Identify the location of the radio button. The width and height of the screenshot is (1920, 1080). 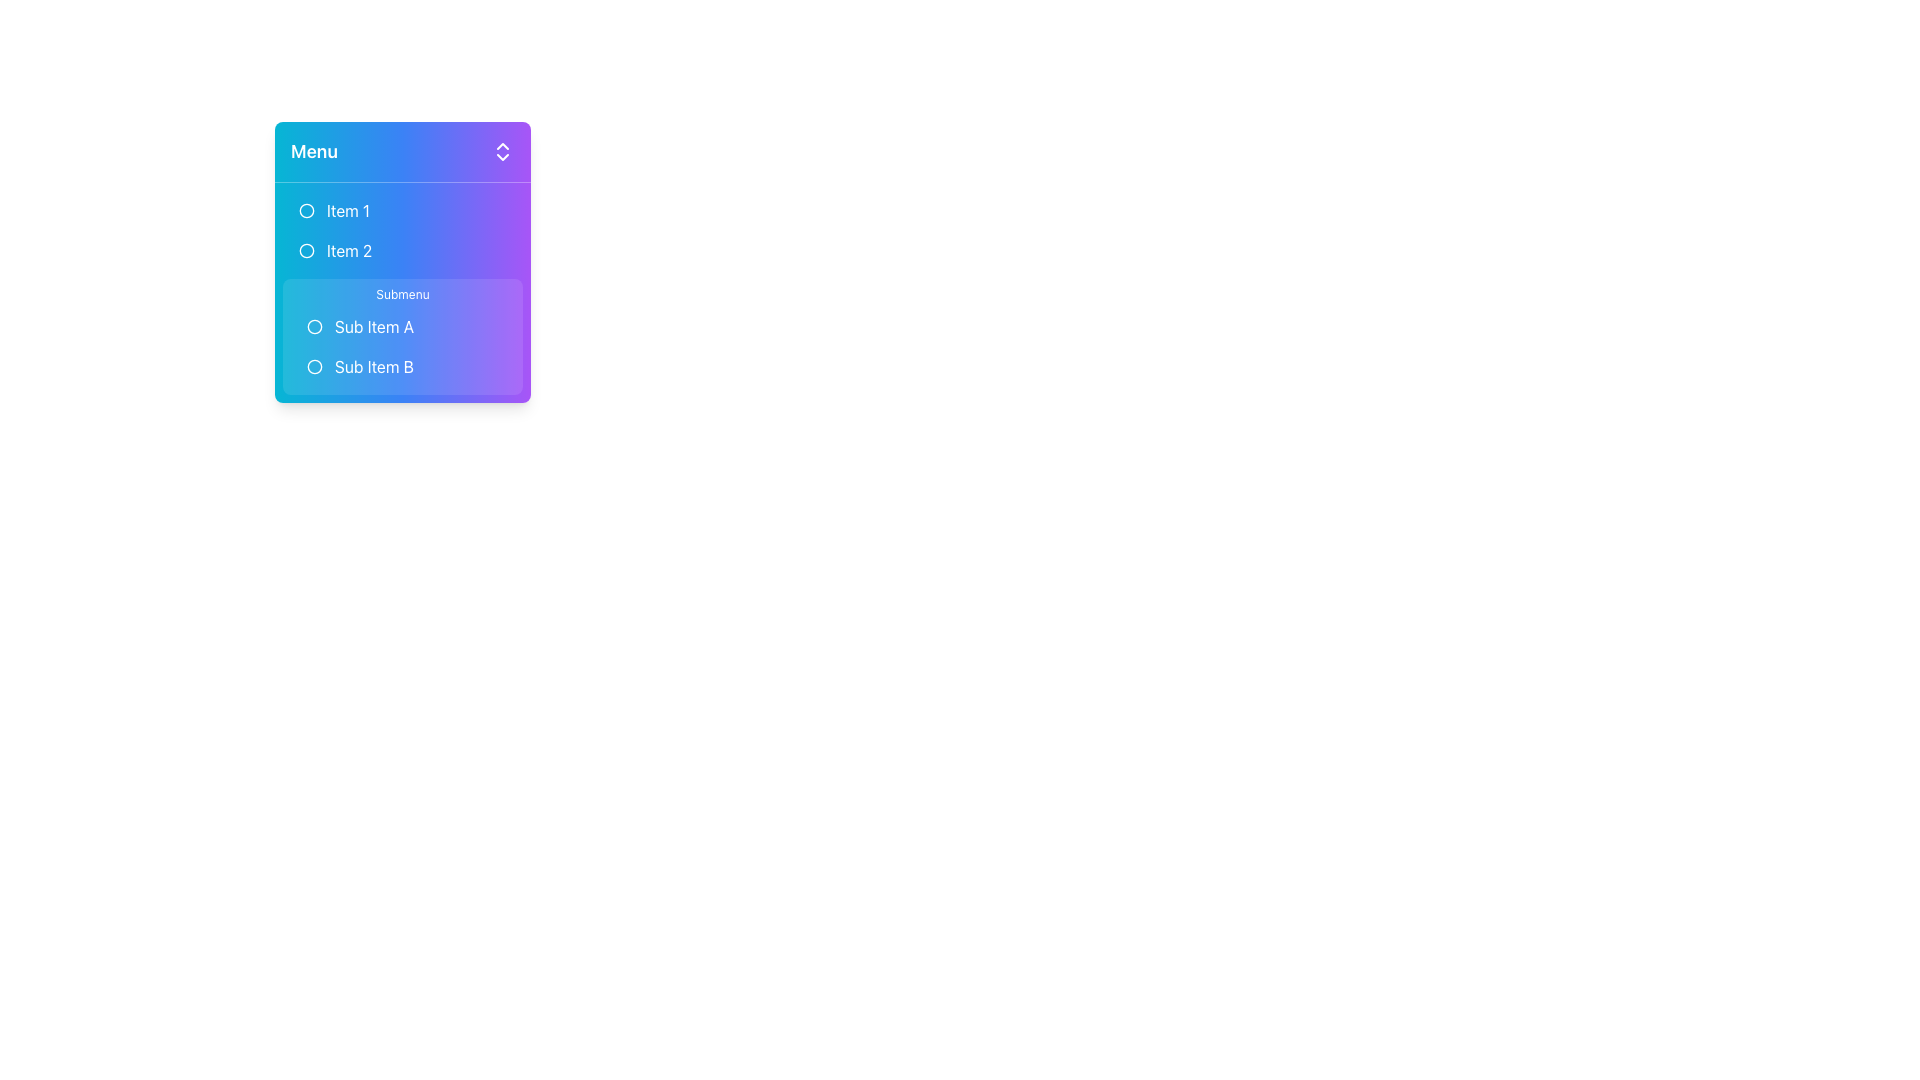
(306, 249).